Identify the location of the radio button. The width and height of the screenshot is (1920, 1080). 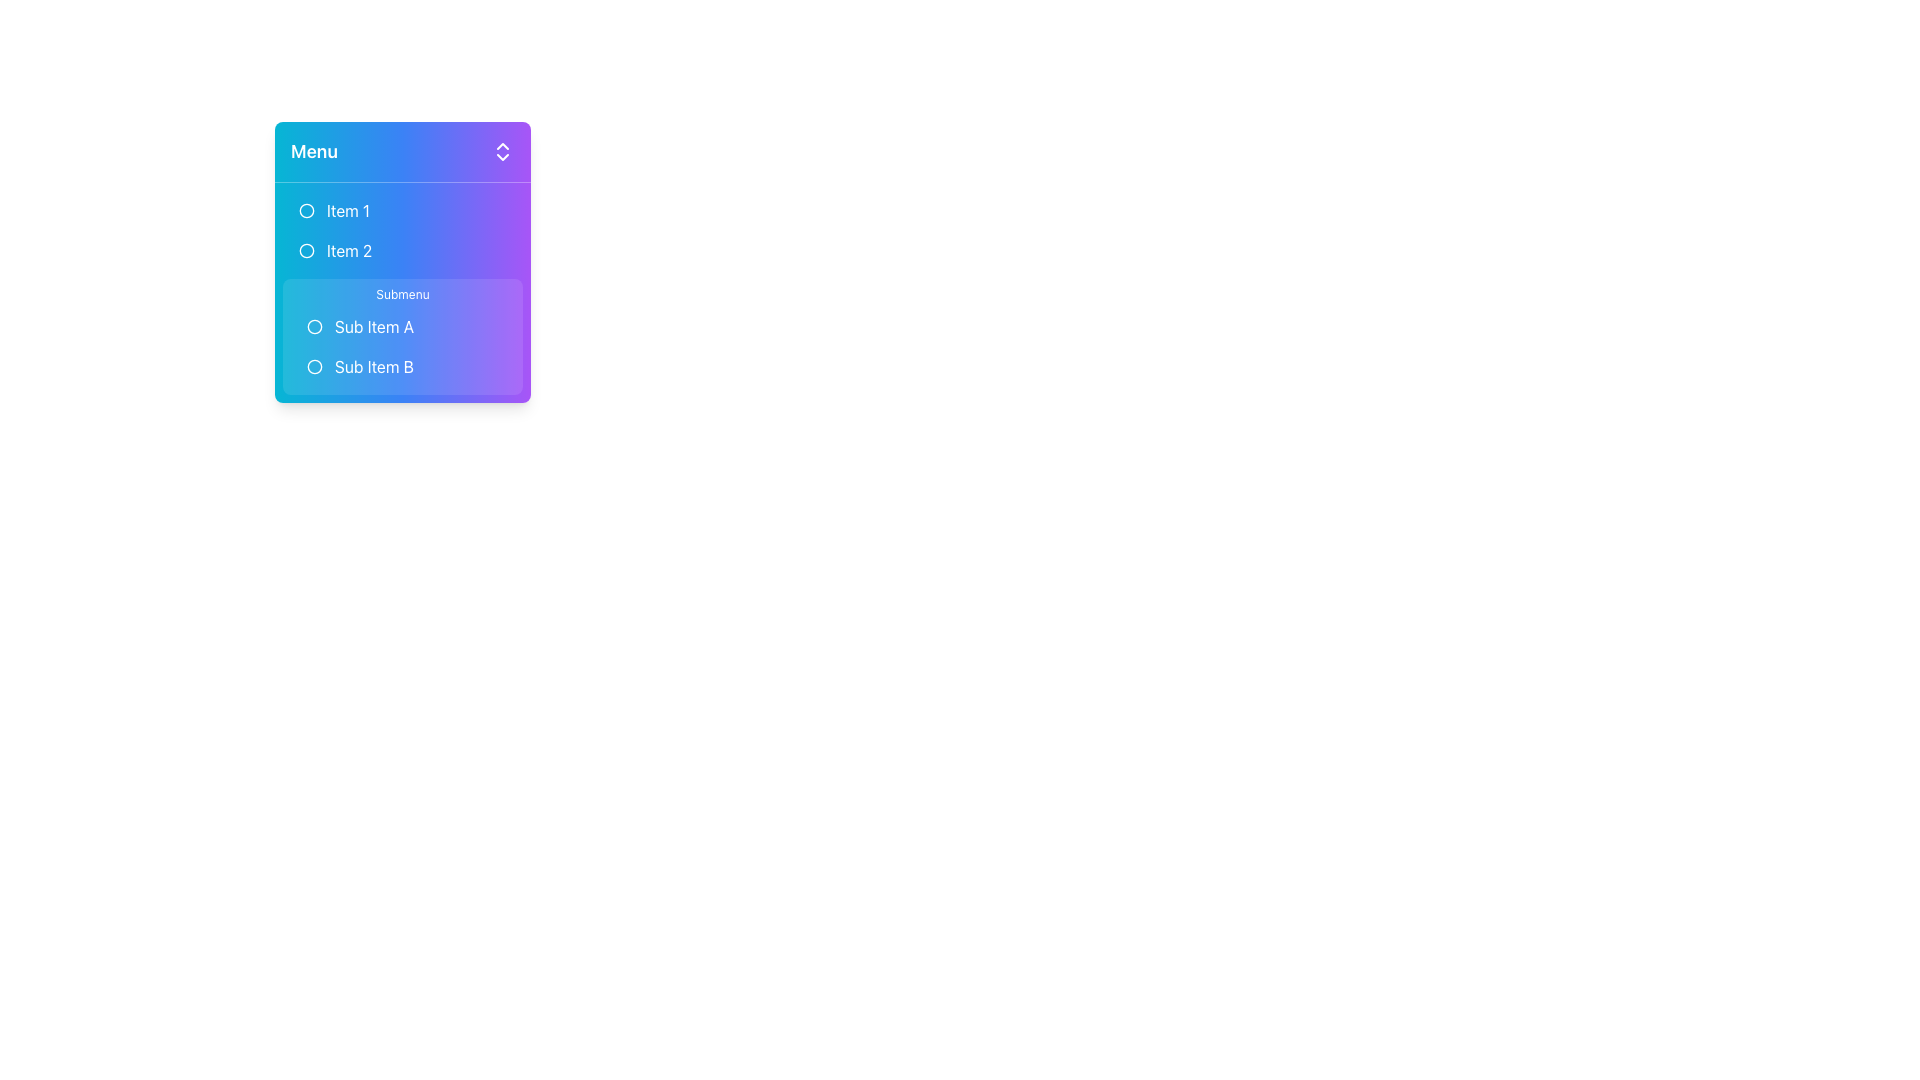
(306, 249).